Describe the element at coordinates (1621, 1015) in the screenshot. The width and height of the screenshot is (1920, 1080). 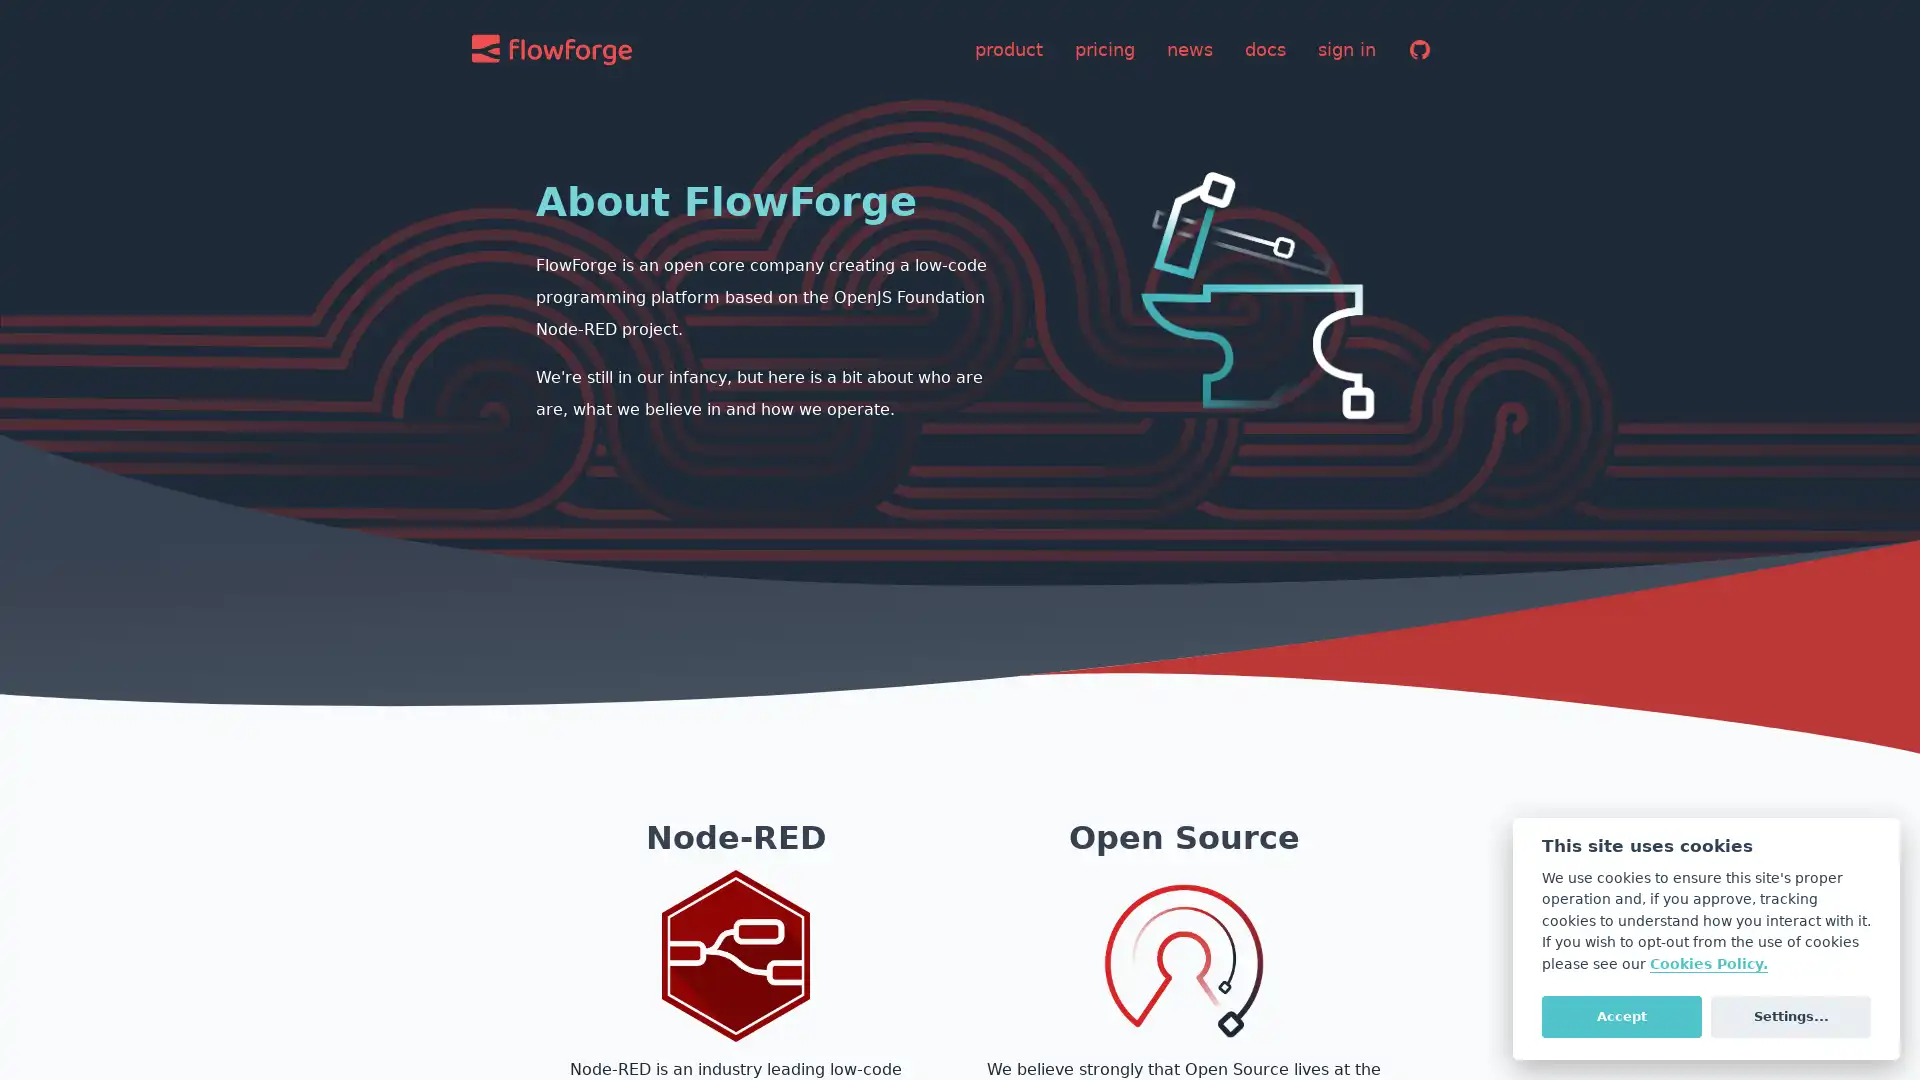
I see `Accept` at that location.